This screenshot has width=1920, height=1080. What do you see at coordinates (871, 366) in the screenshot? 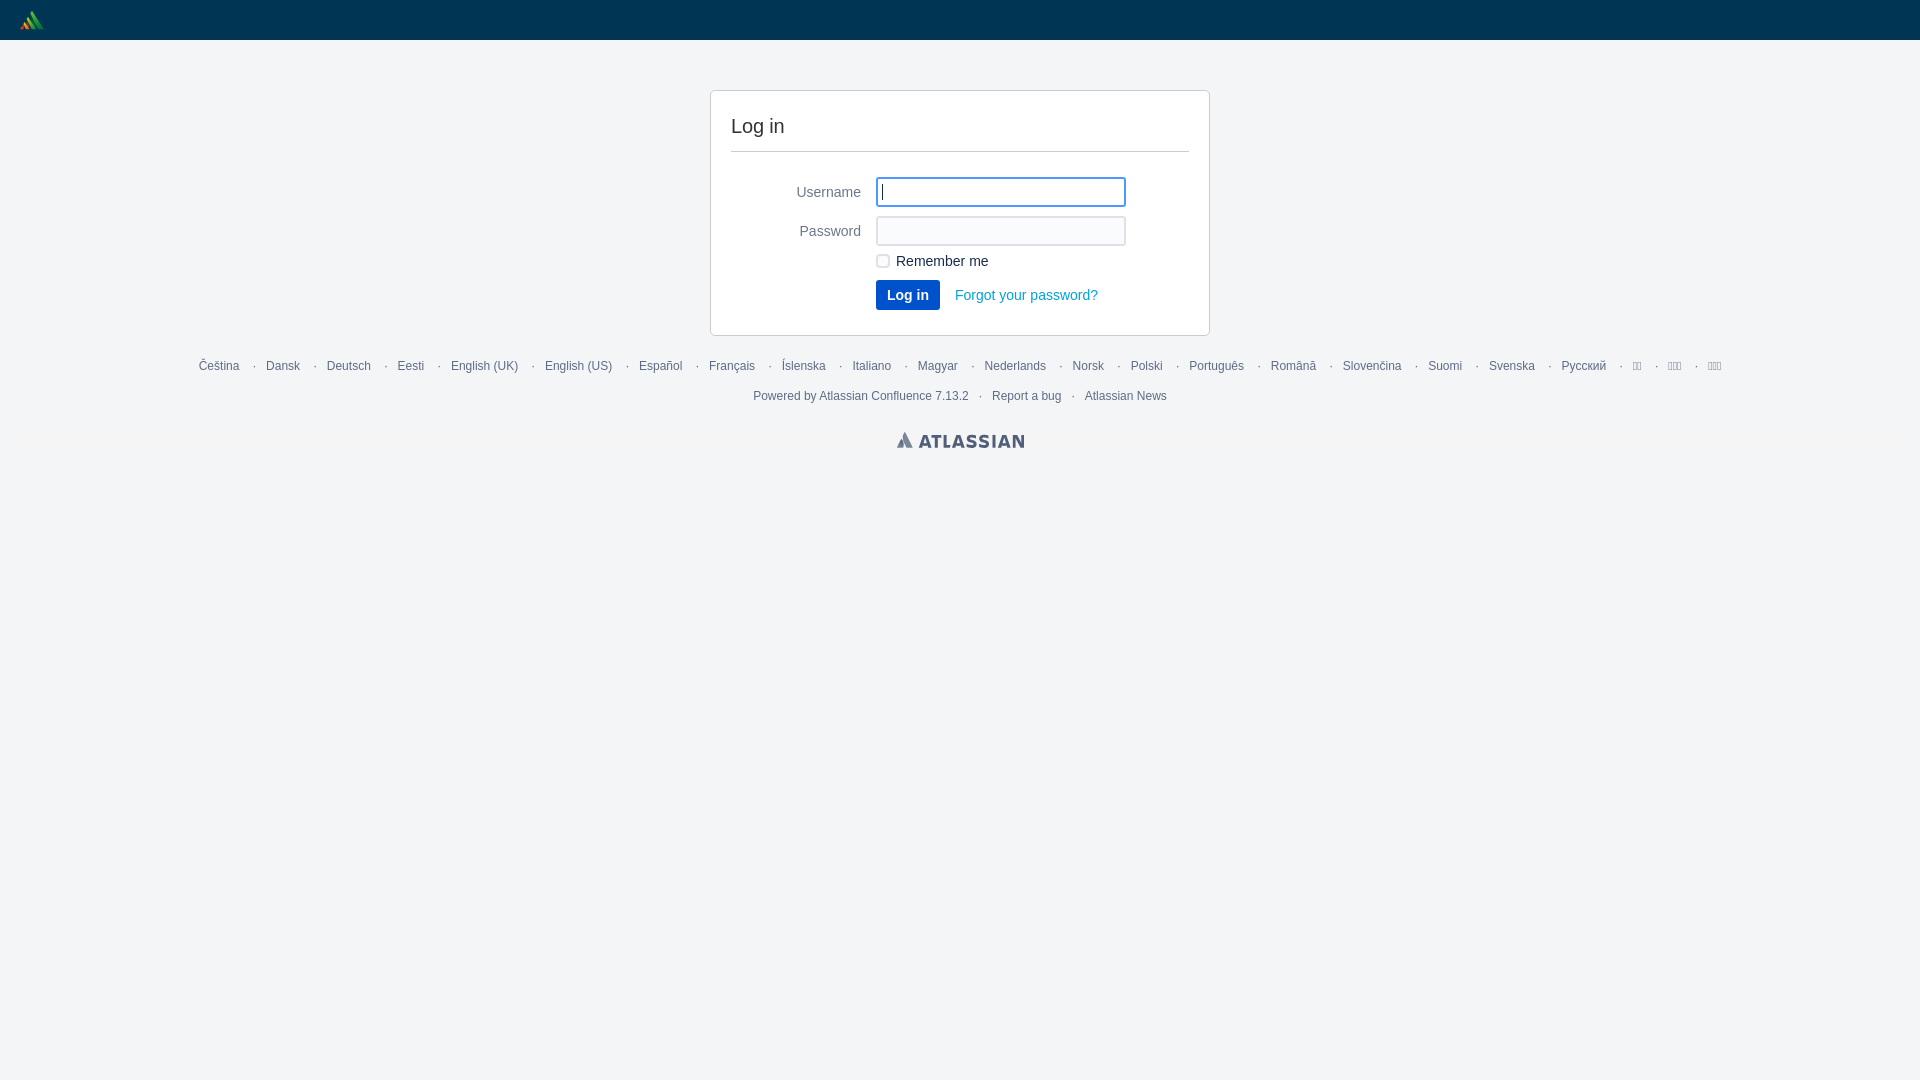
I see `'Italiano'` at bounding box center [871, 366].